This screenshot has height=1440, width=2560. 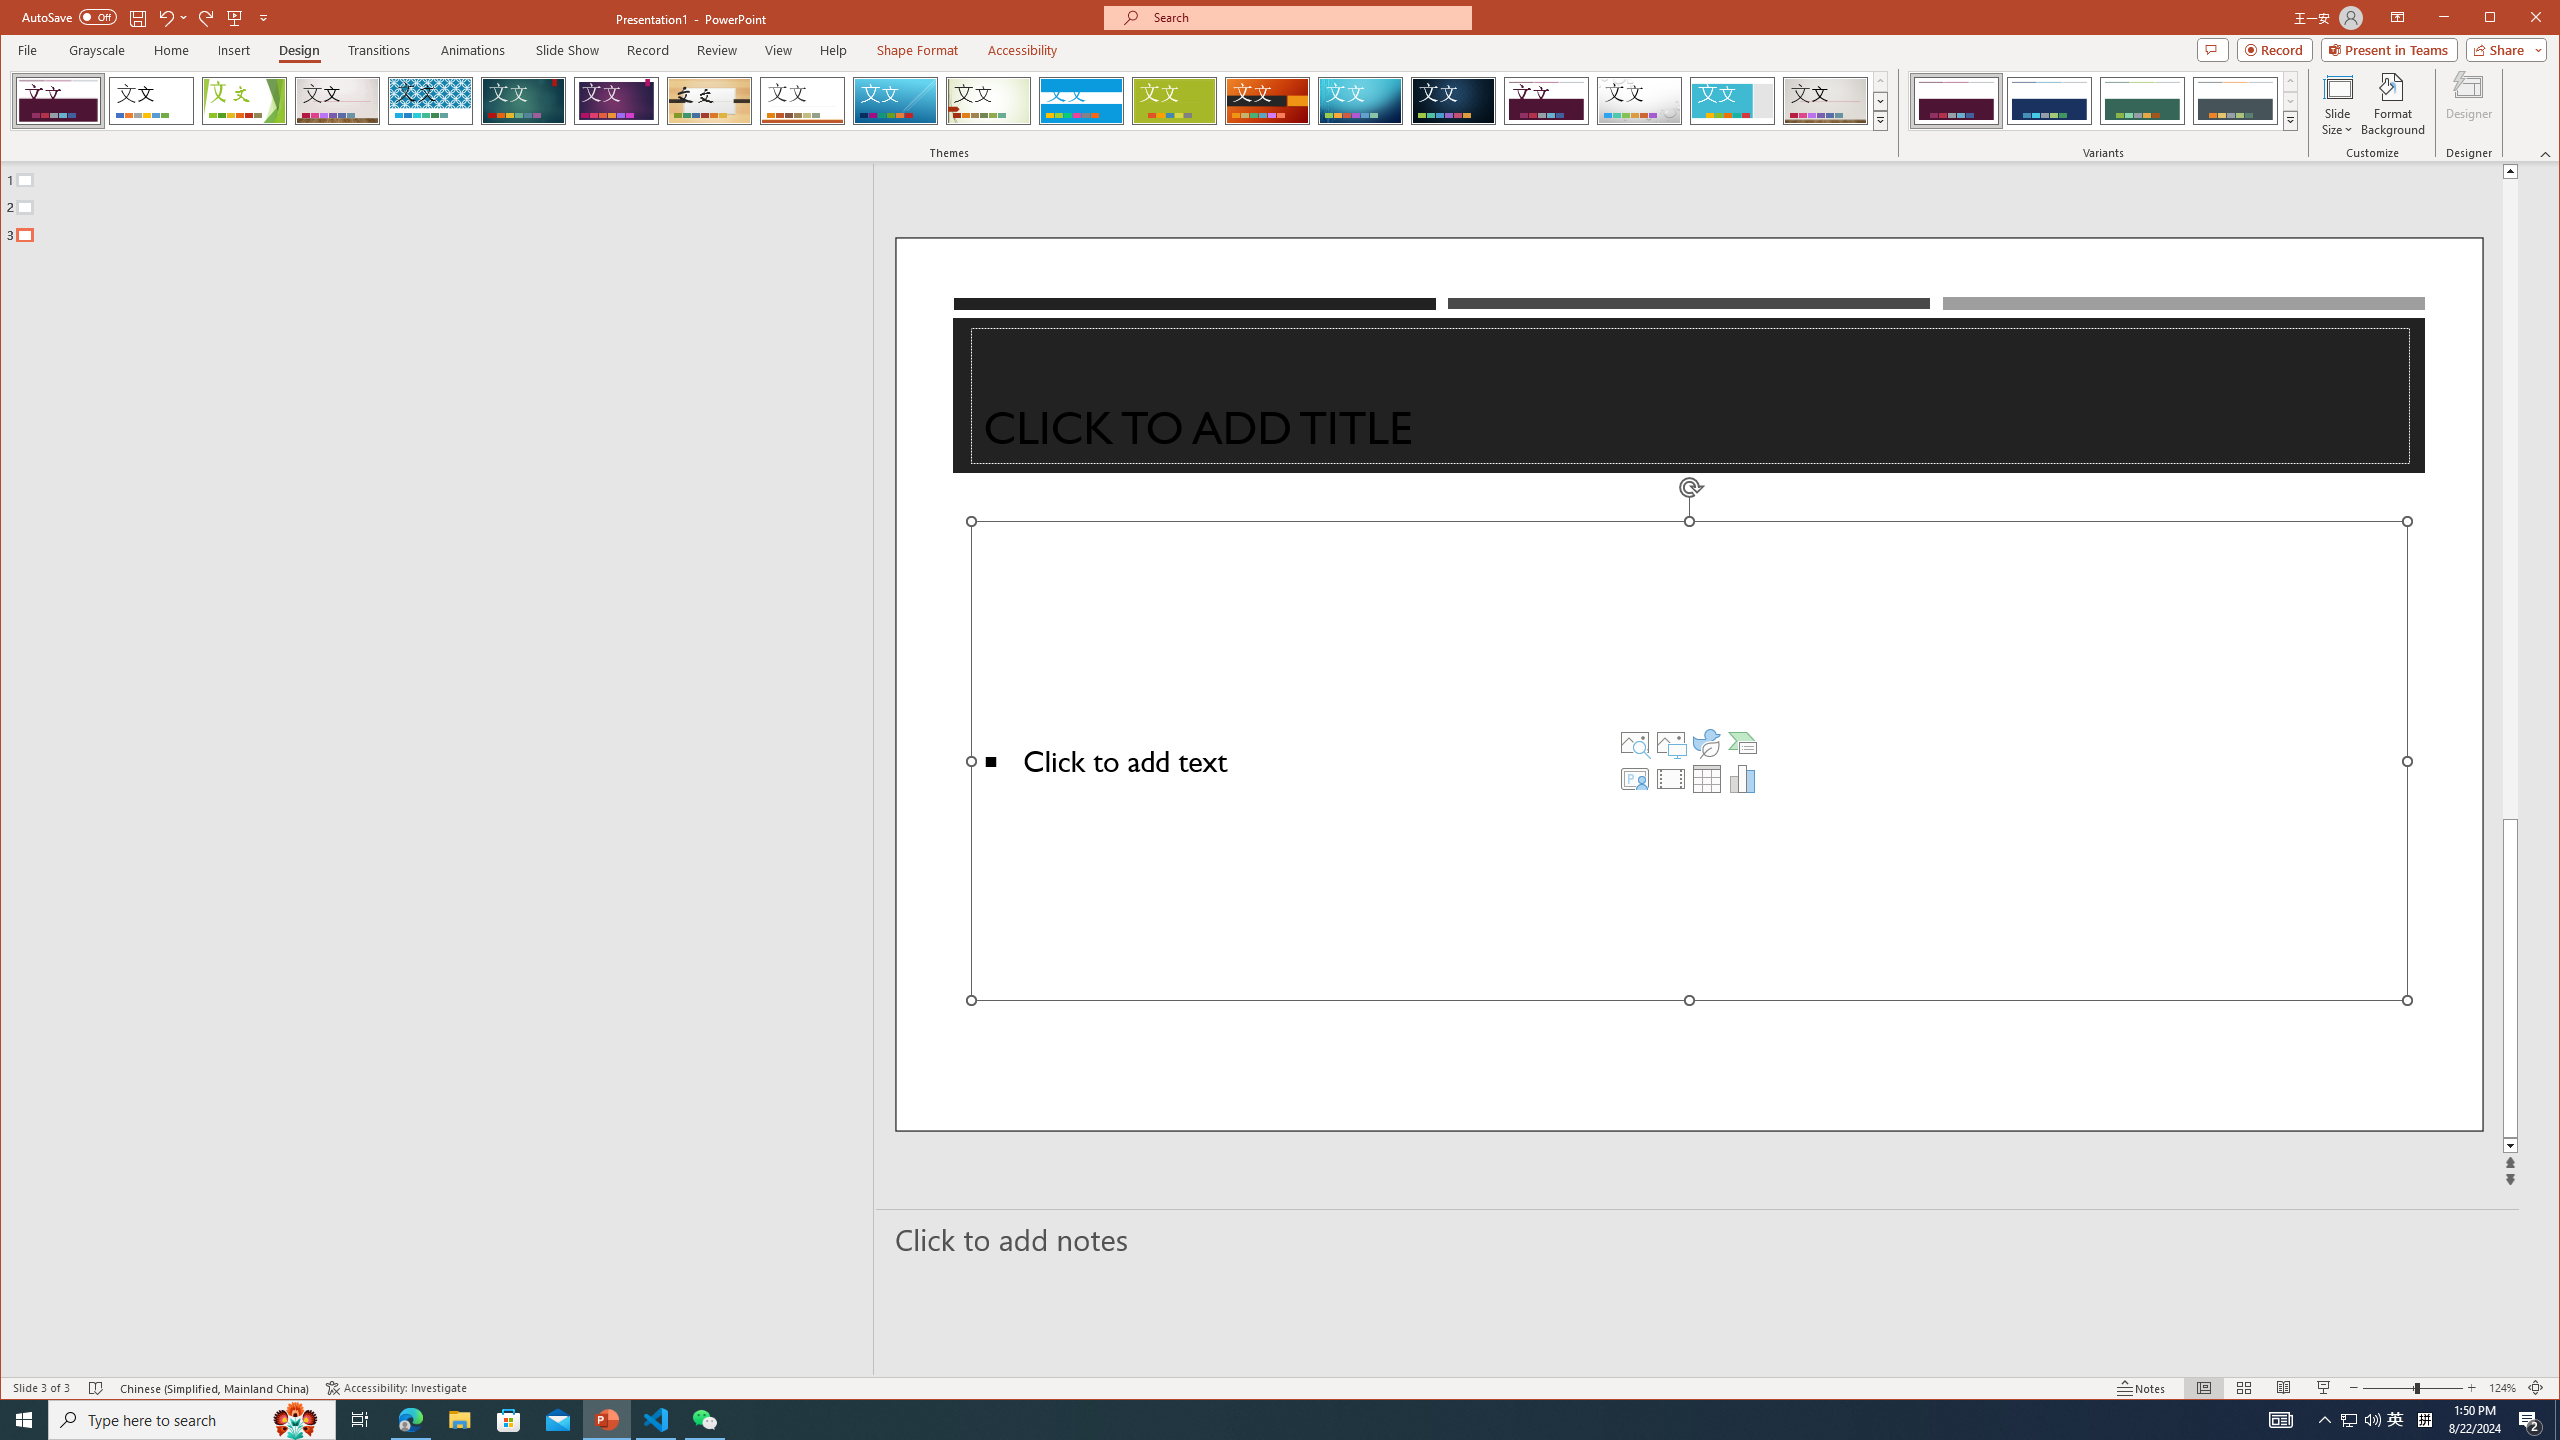 What do you see at coordinates (1545, 100) in the screenshot?
I see `'Dividend'` at bounding box center [1545, 100].